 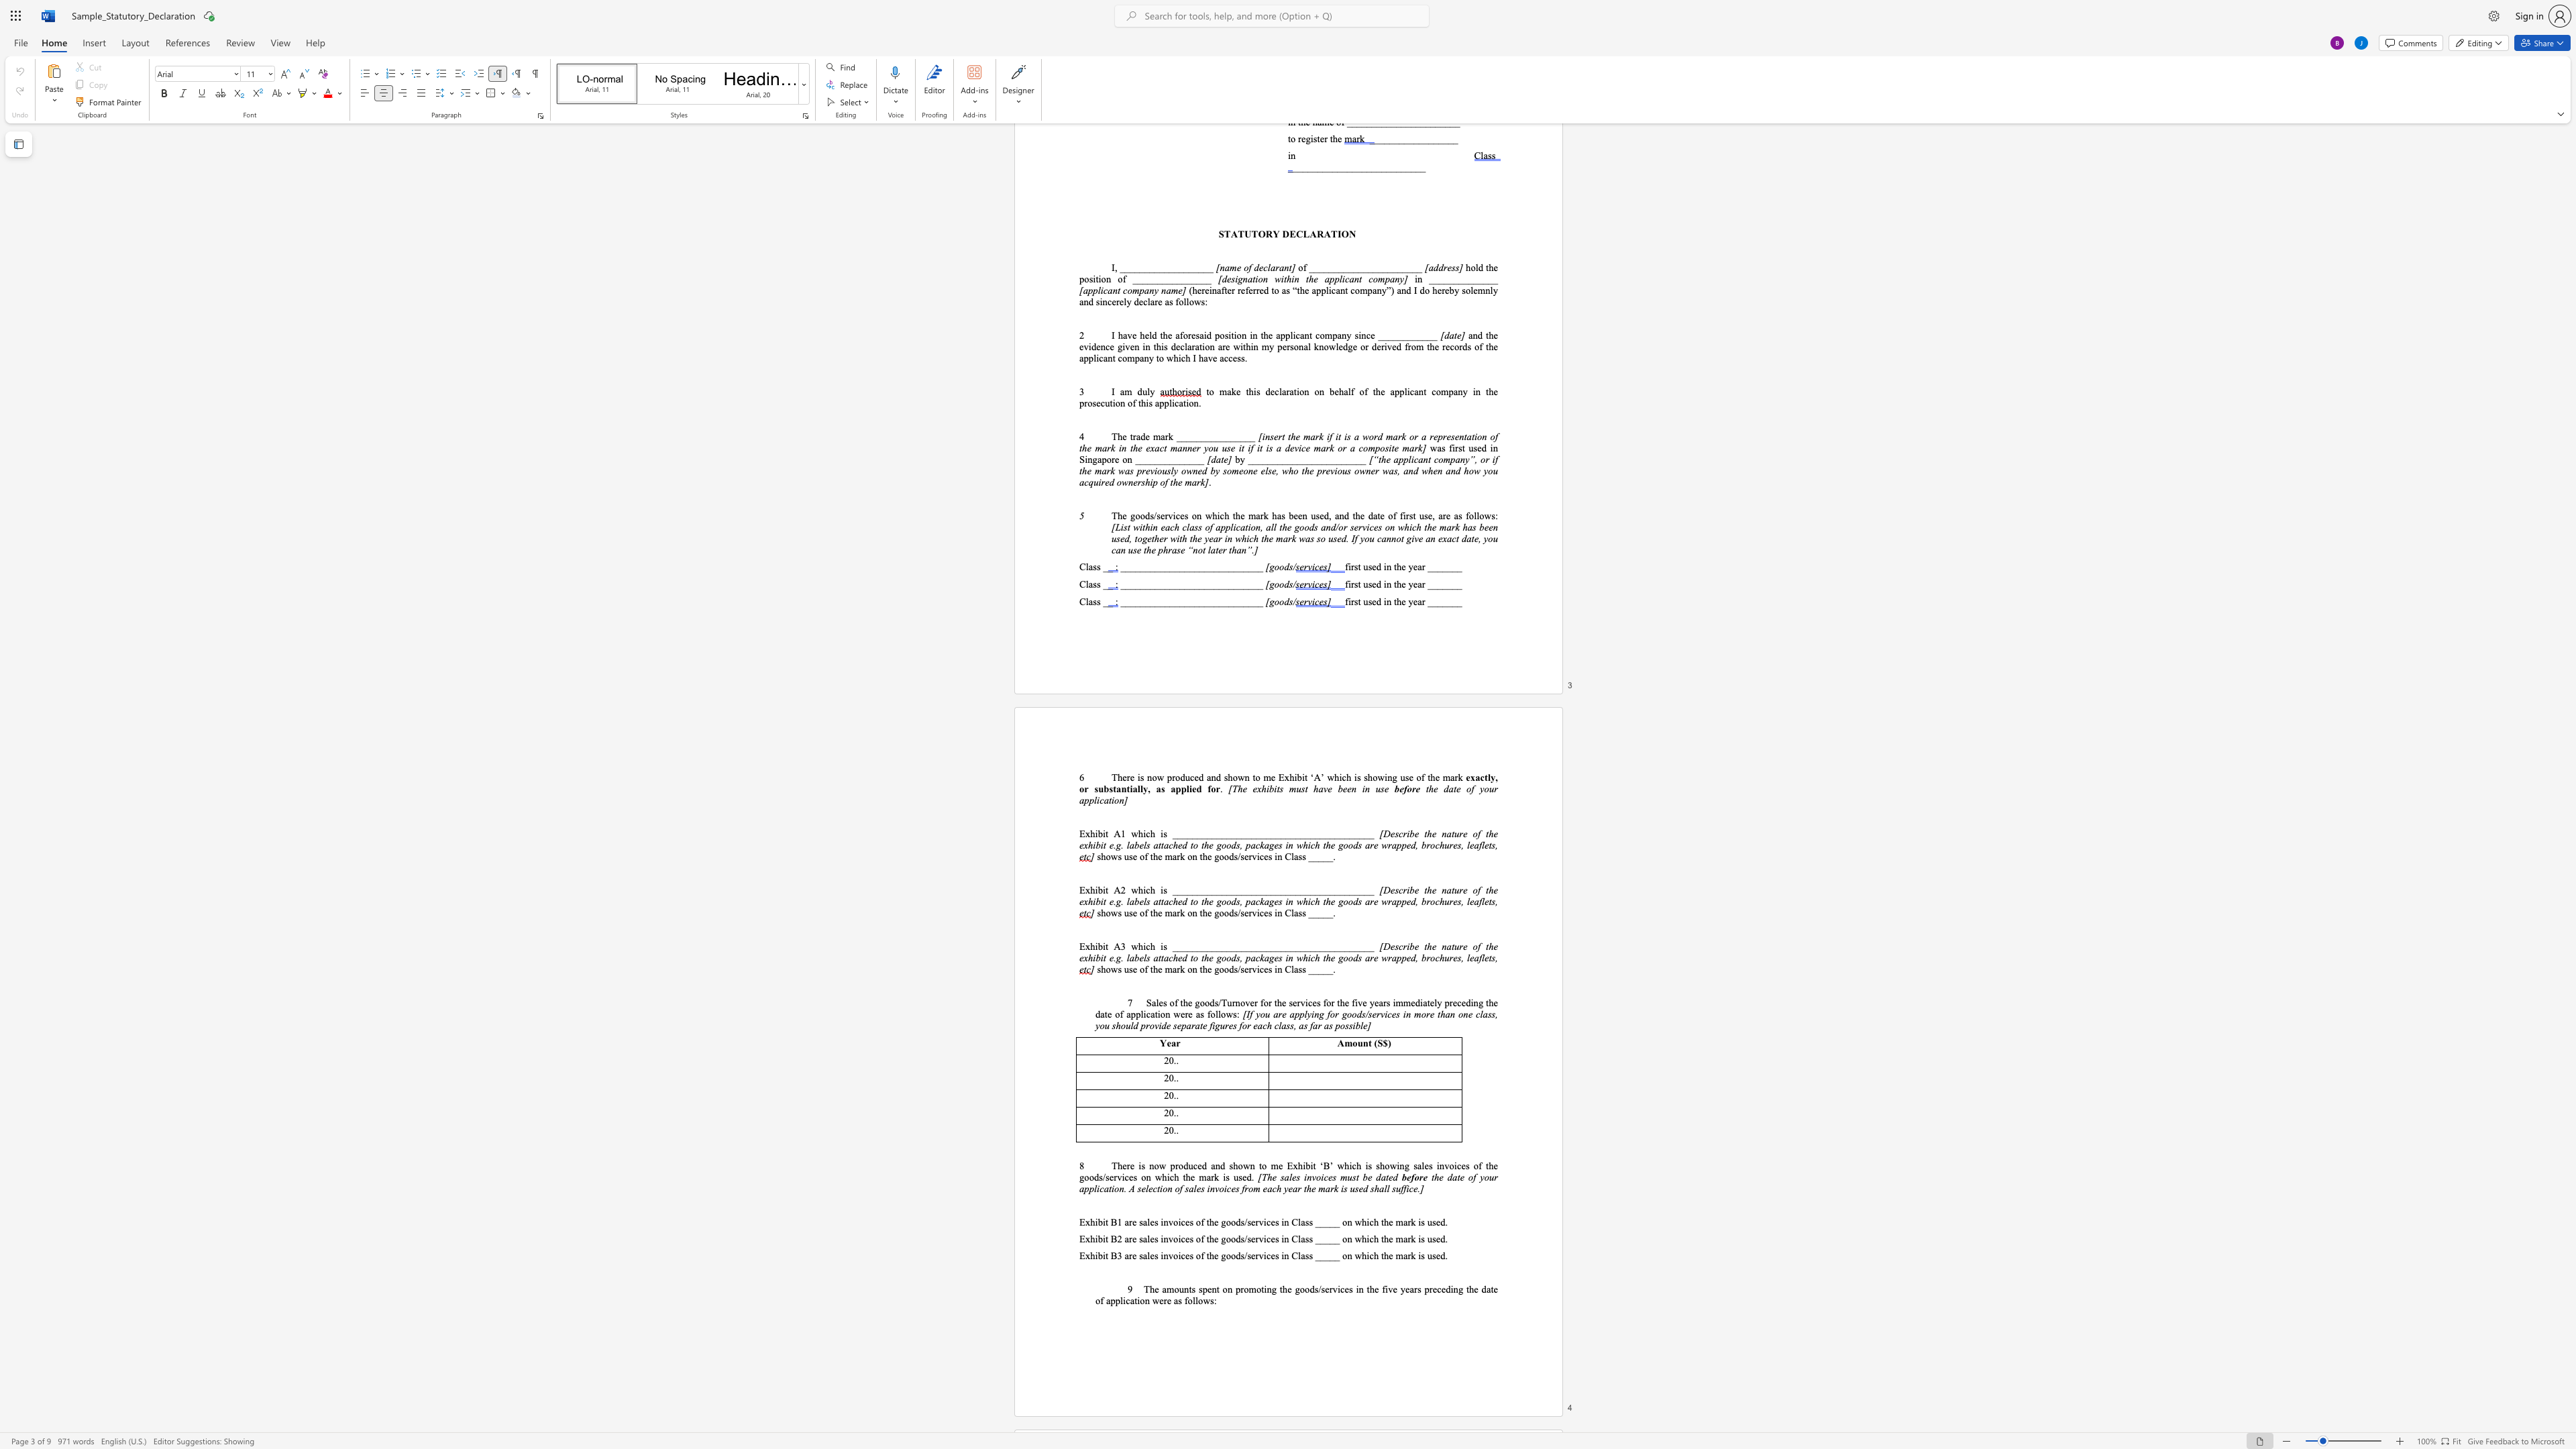 What do you see at coordinates (1383, 1222) in the screenshot?
I see `the subset text "he ma" within the text "Exhibit B1 are sales invoices of the goods/services in Class _____ on which the mark is used."` at bounding box center [1383, 1222].